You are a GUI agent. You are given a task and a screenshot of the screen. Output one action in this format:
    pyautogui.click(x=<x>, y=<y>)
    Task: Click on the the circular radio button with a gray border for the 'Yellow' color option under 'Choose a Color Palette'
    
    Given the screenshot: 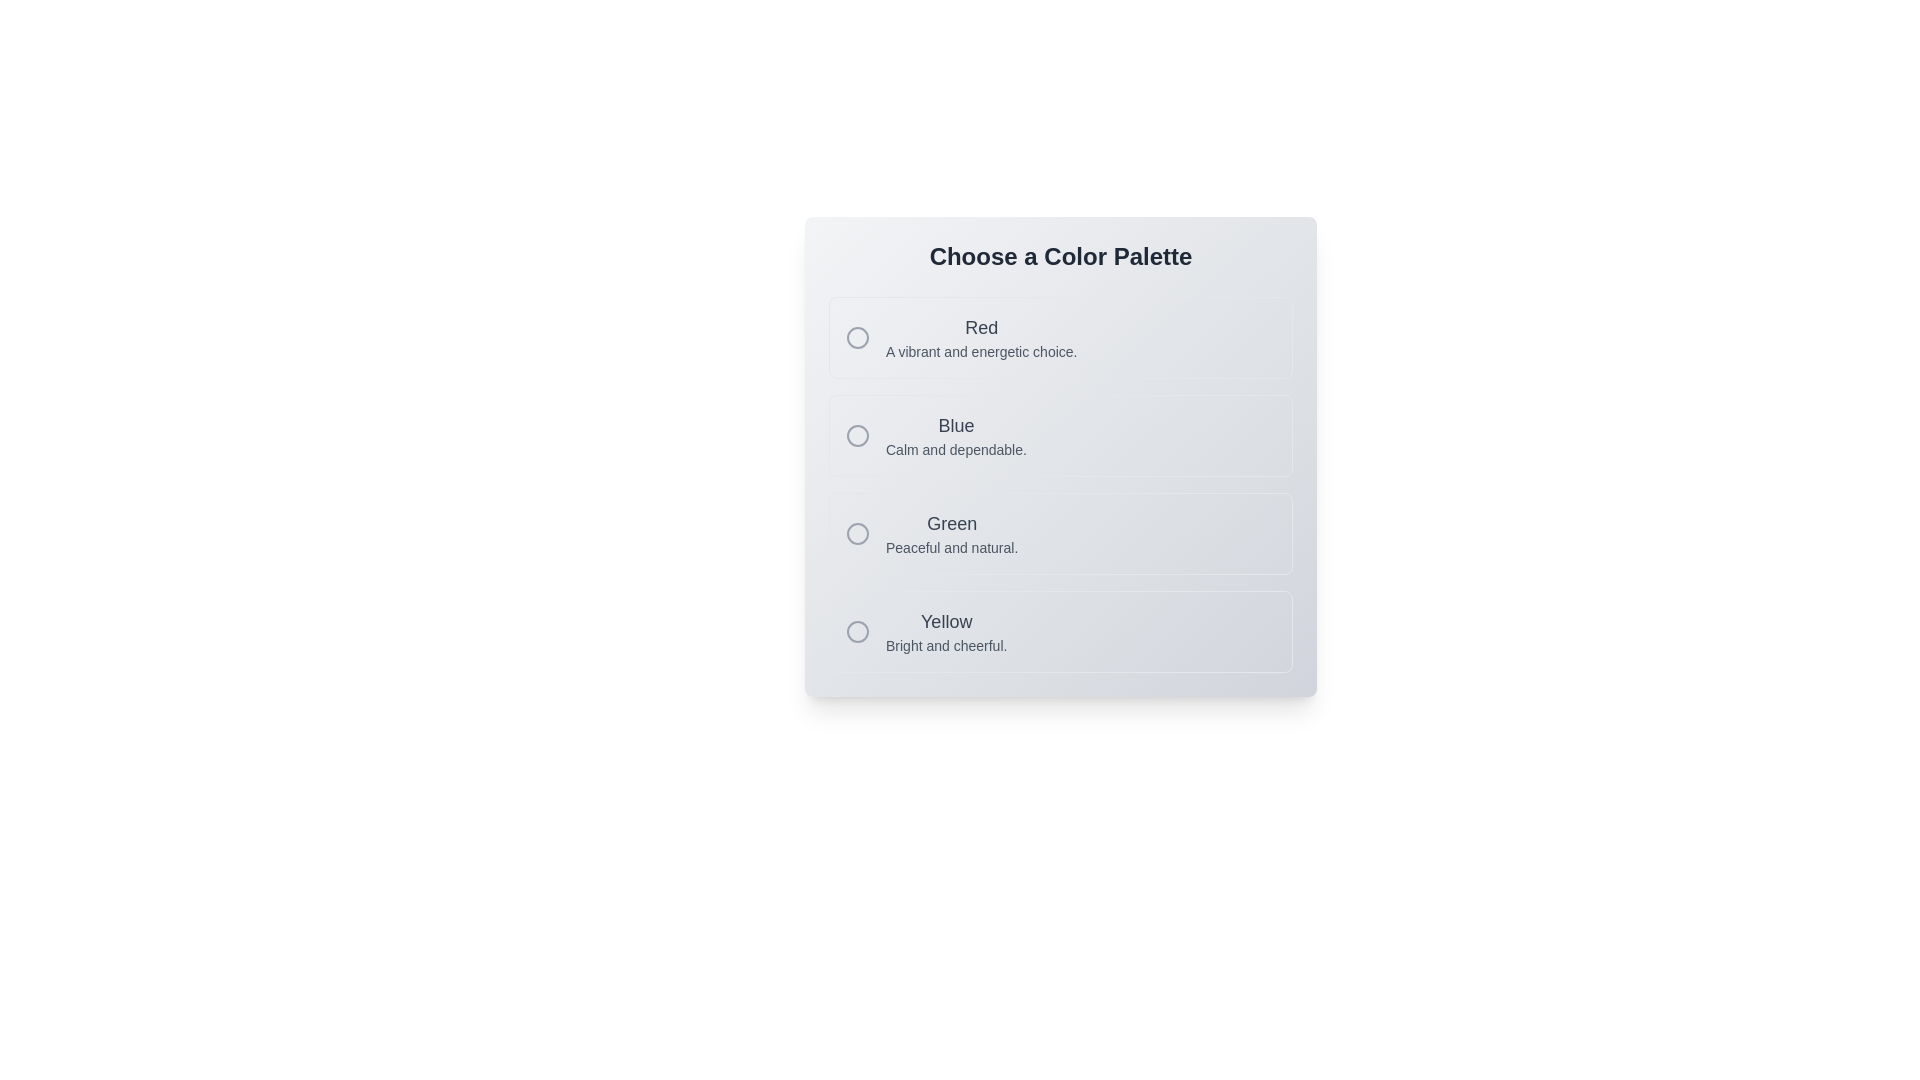 What is the action you would take?
    pyautogui.click(x=858, y=632)
    